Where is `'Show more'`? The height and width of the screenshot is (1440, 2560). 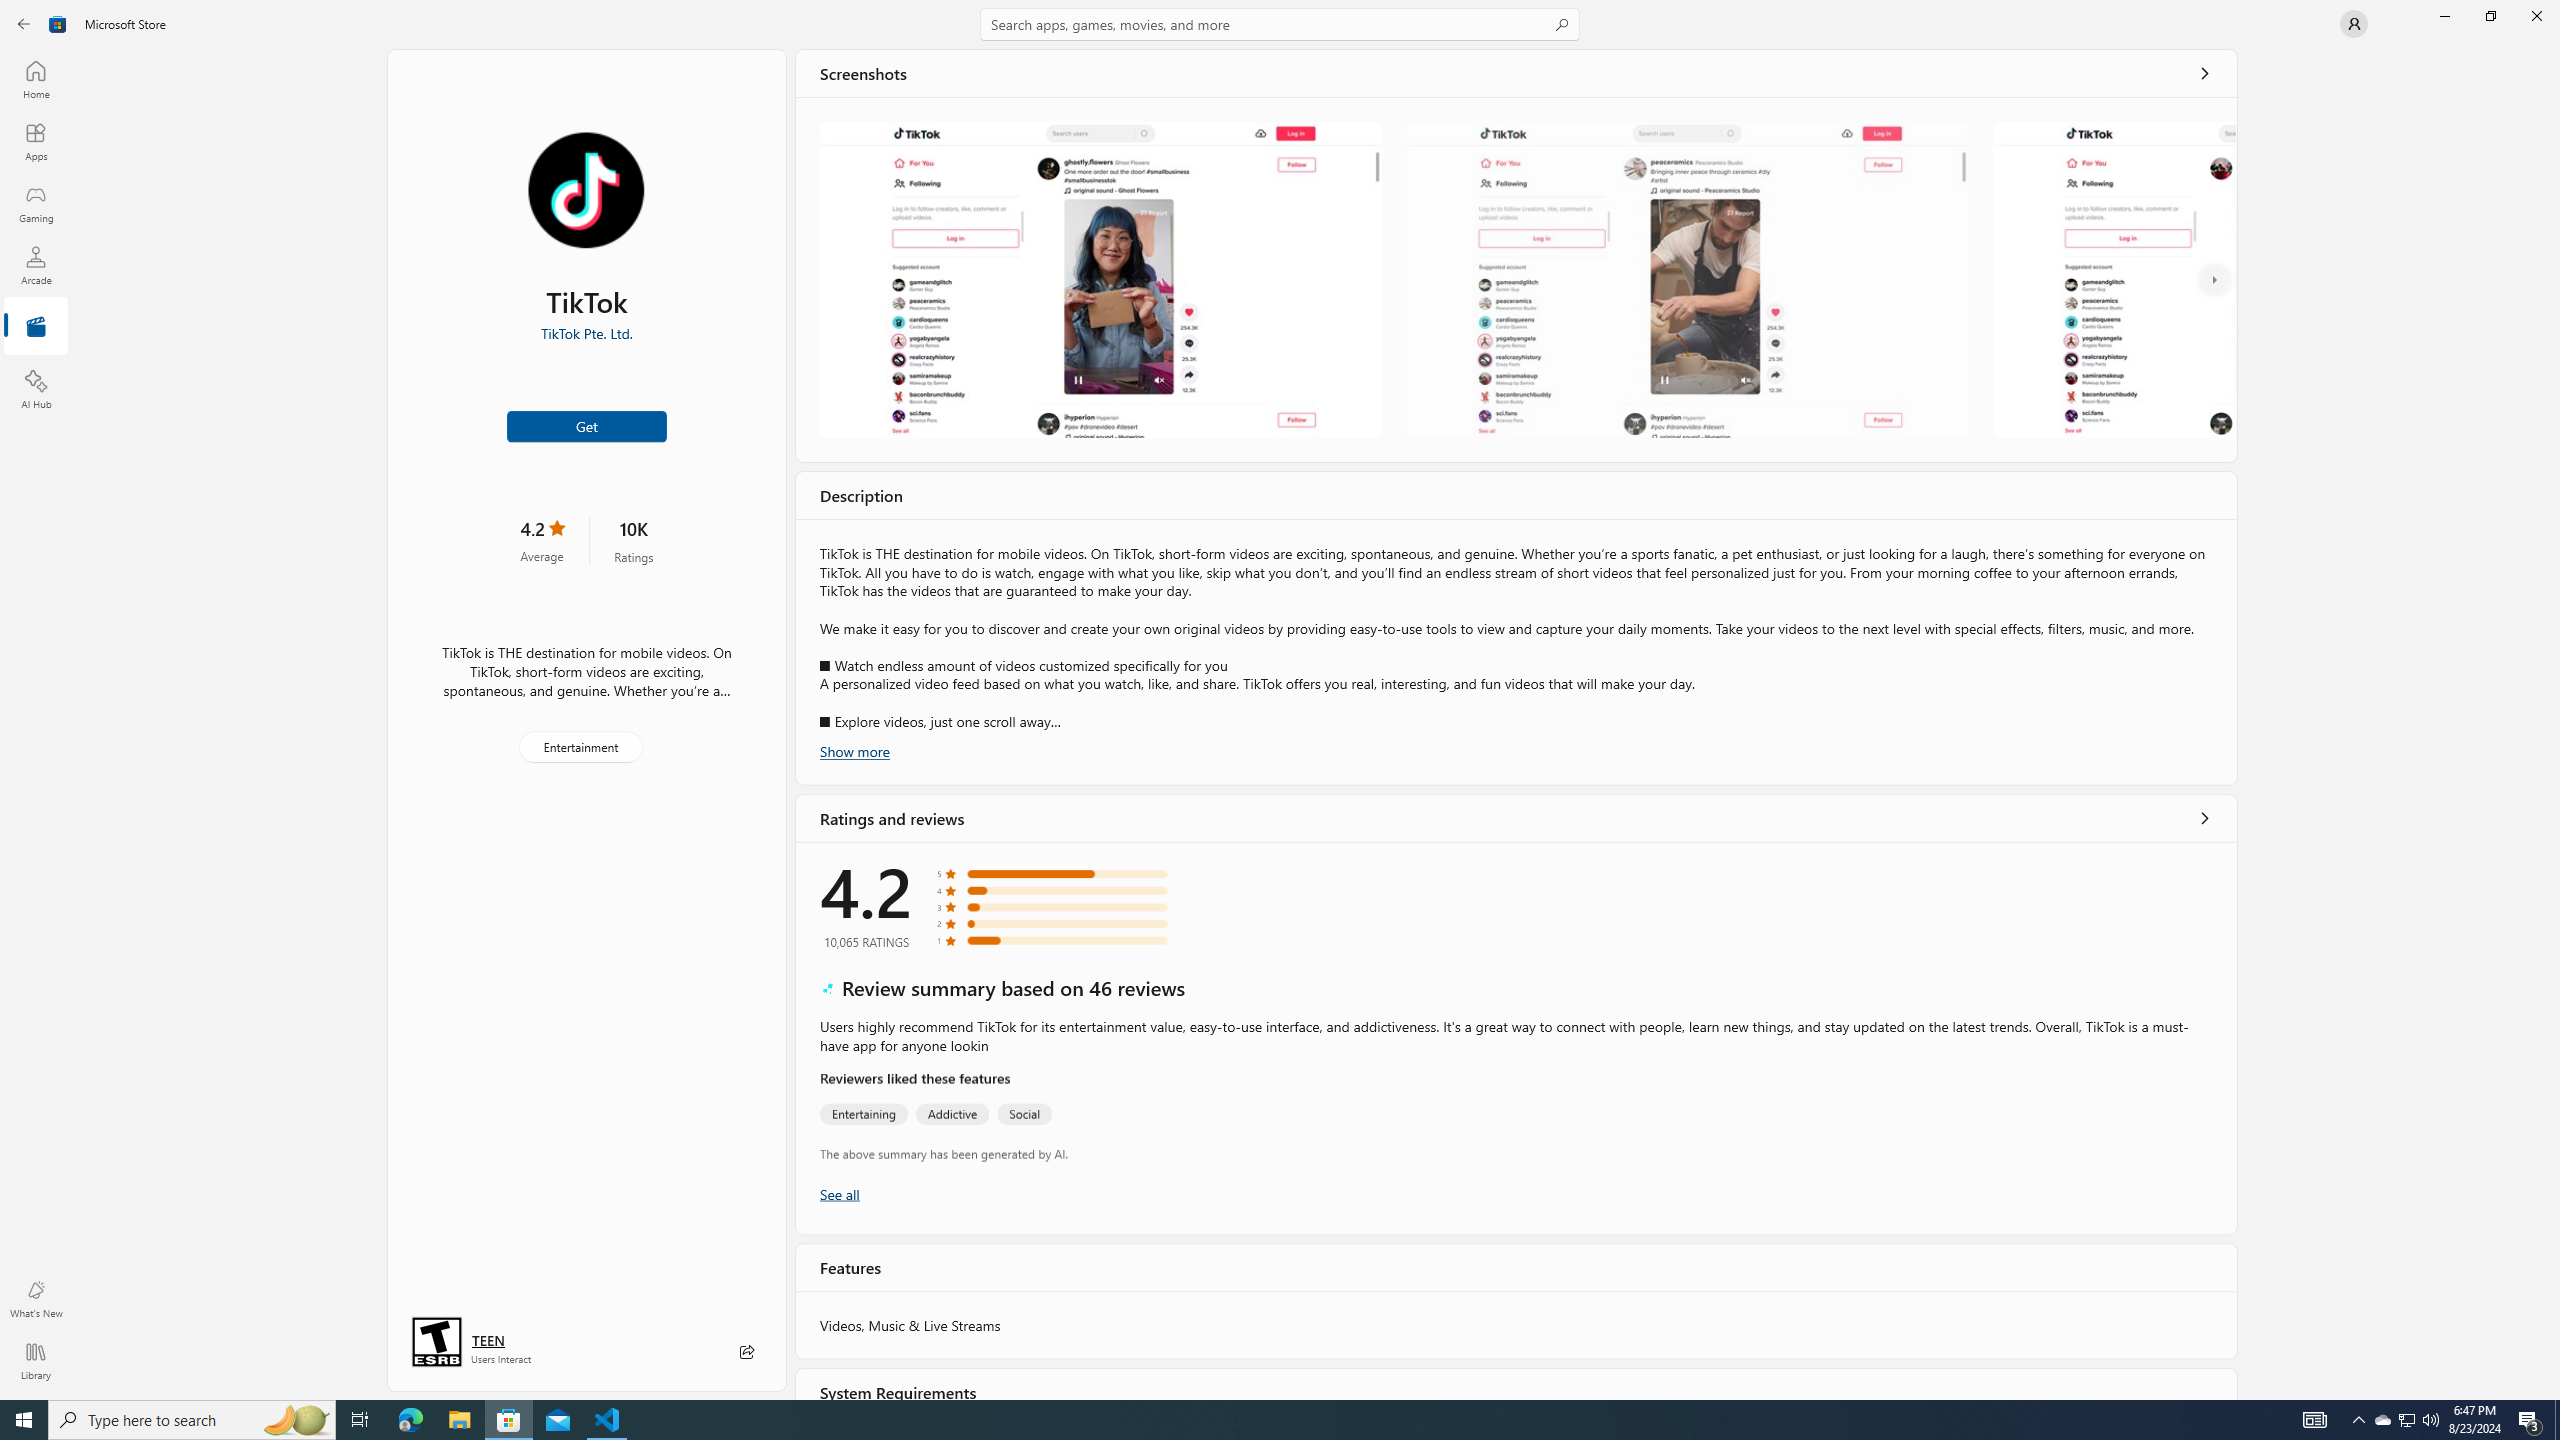 'Show more' is located at coordinates (852, 750).